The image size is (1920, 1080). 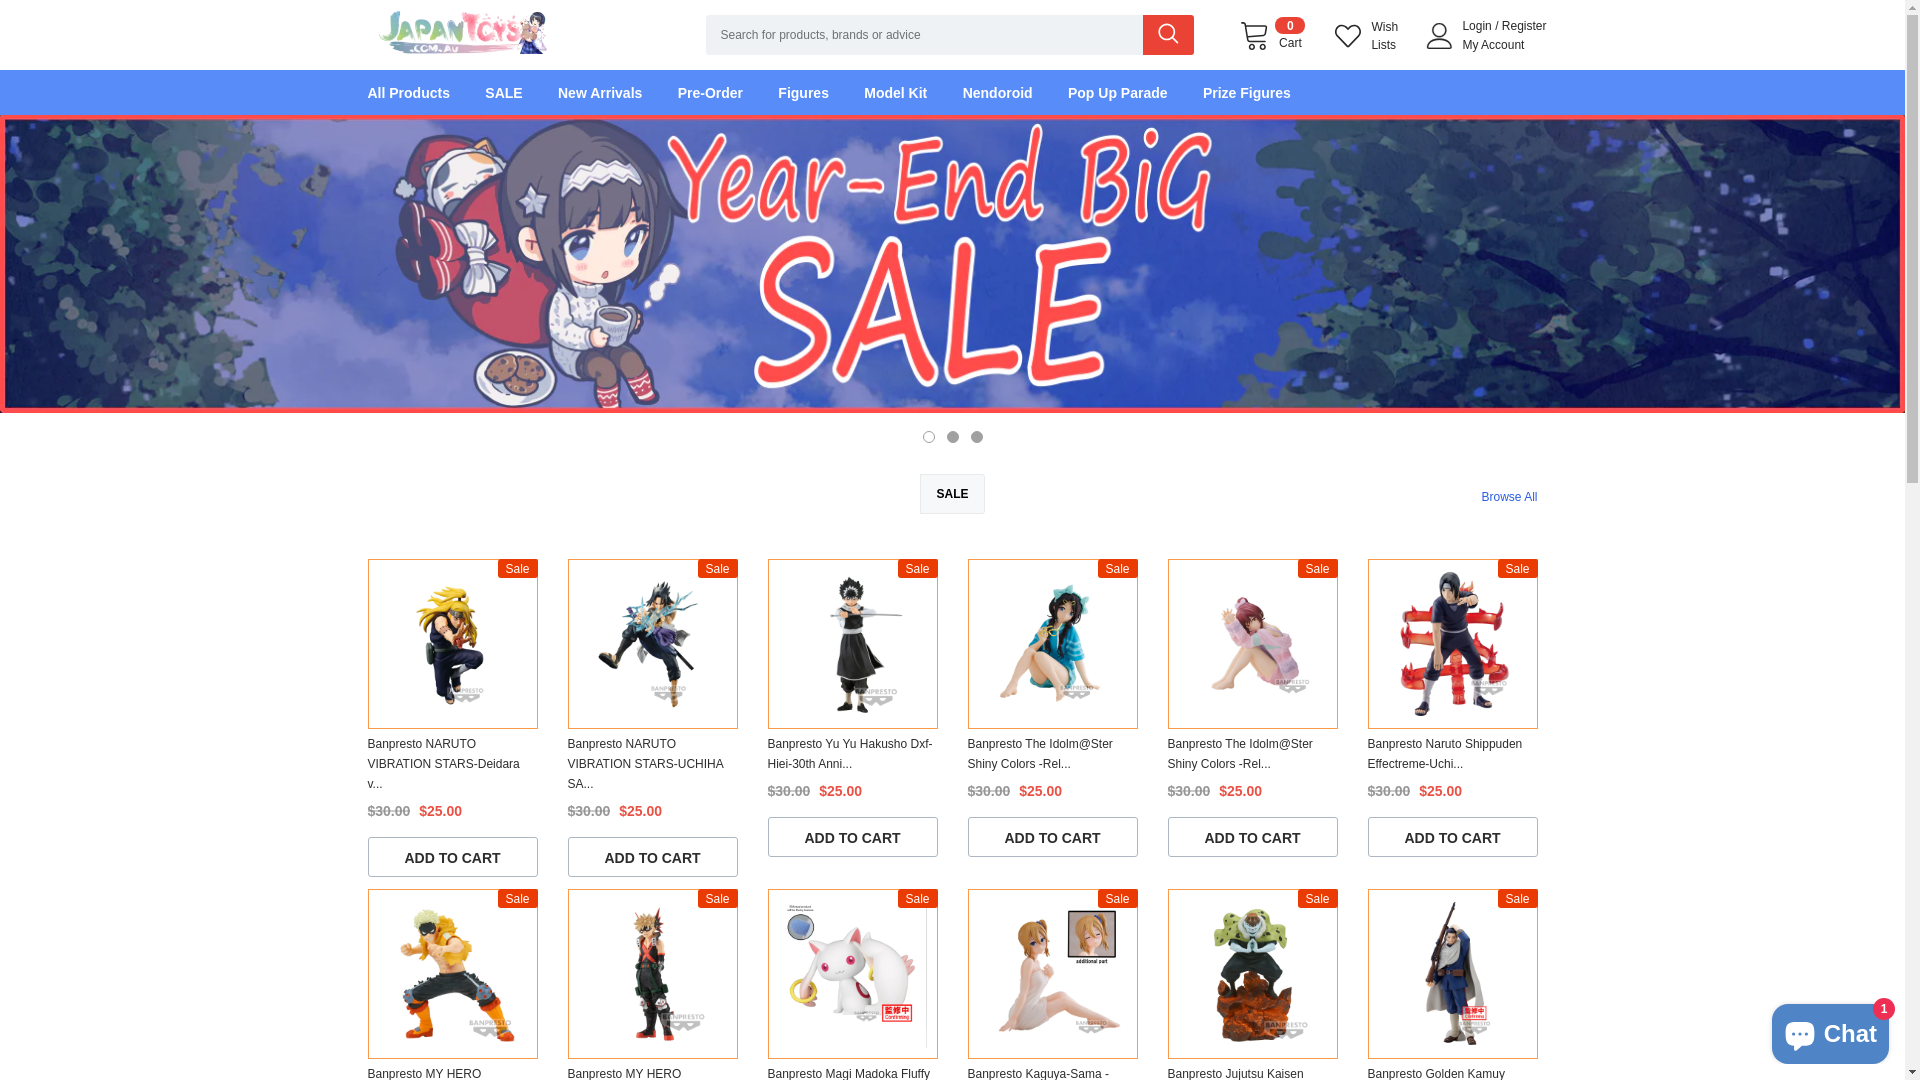 I want to click on 'Prize Figures', so click(x=1261, y=92).